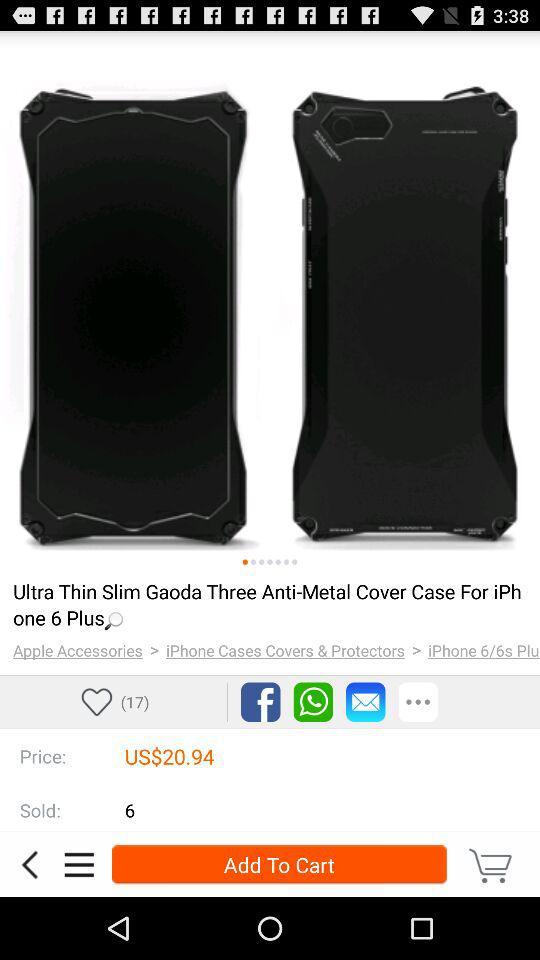 The height and width of the screenshot is (960, 540). Describe the element at coordinates (483, 649) in the screenshot. I see `item next to the >` at that location.